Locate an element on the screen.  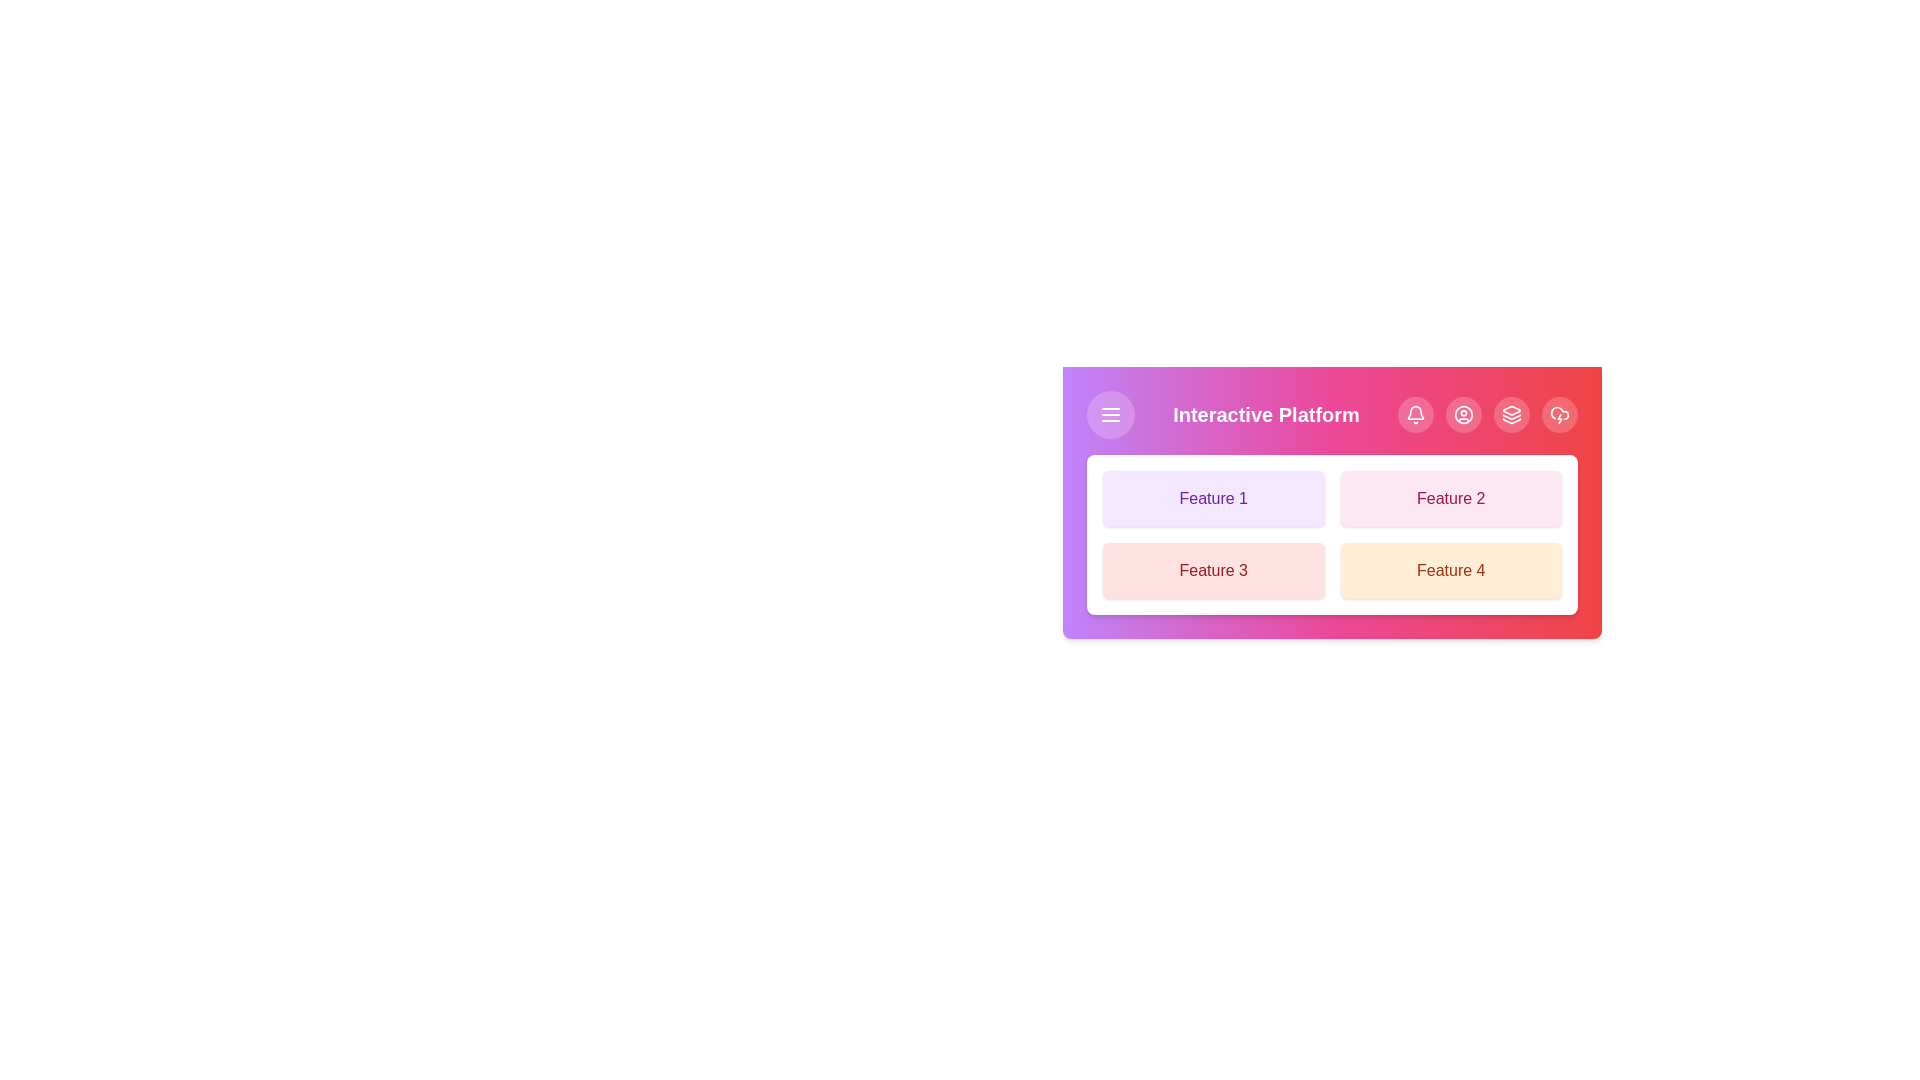
the feature button corresponding to Feature 1 is located at coordinates (1212, 497).